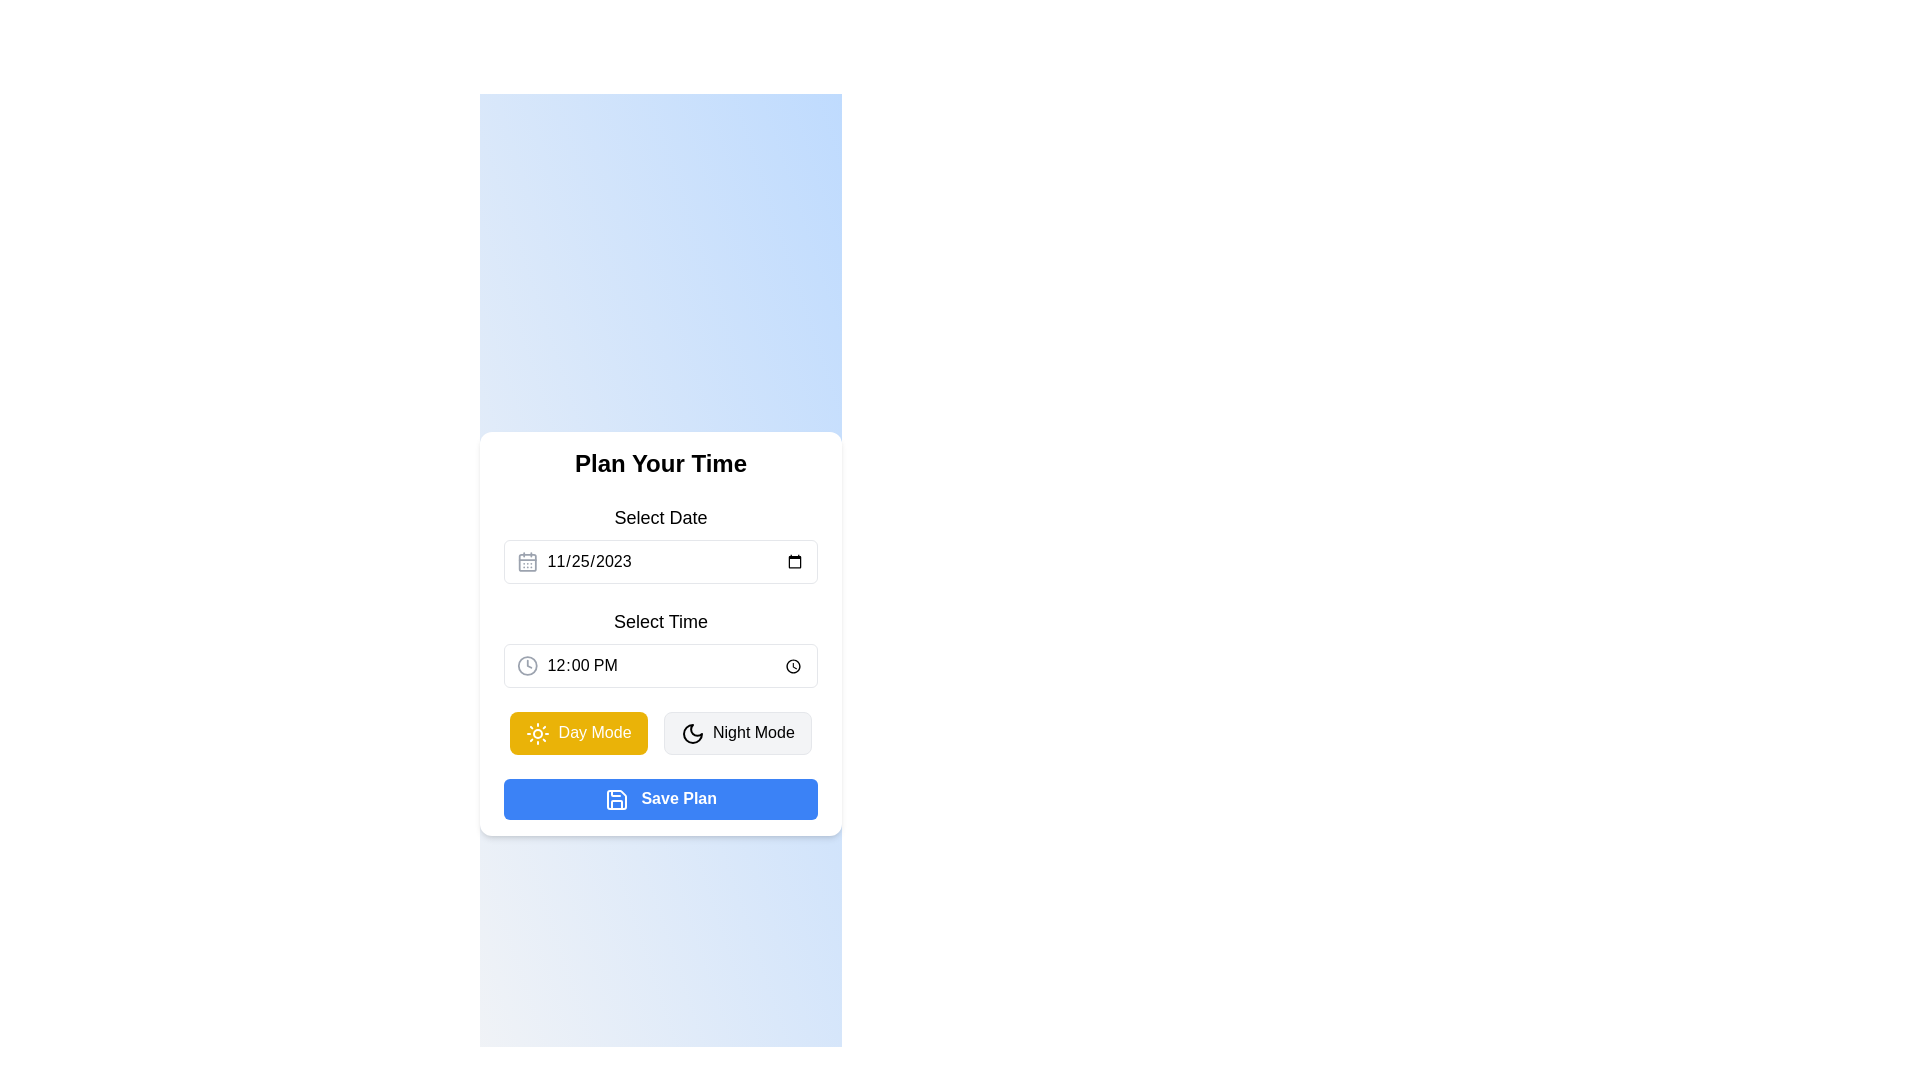 Image resolution: width=1920 pixels, height=1080 pixels. I want to click on the circular clock icon with a gray outline and clock hands pointing to 12 and 2, located adjacent to the text input labeled '12:00 PM', so click(527, 666).